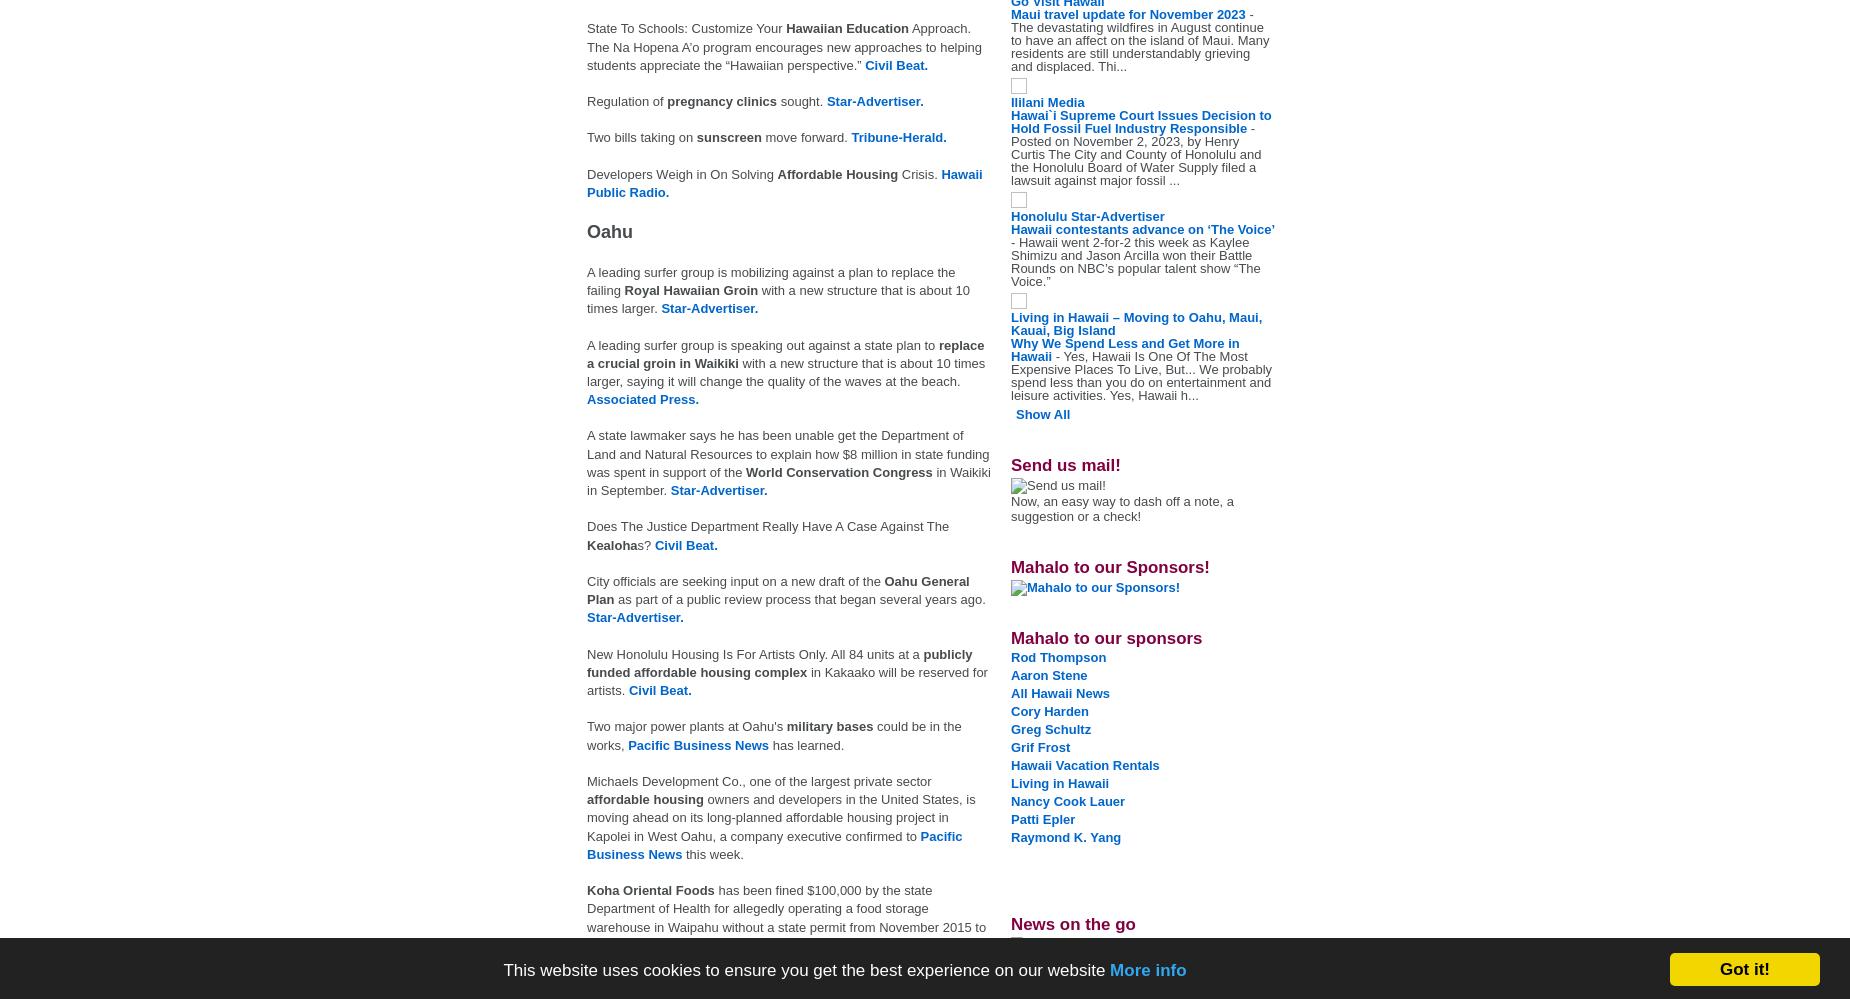  What do you see at coordinates (730, 137) in the screenshot?
I see `'sunscreen'` at bounding box center [730, 137].